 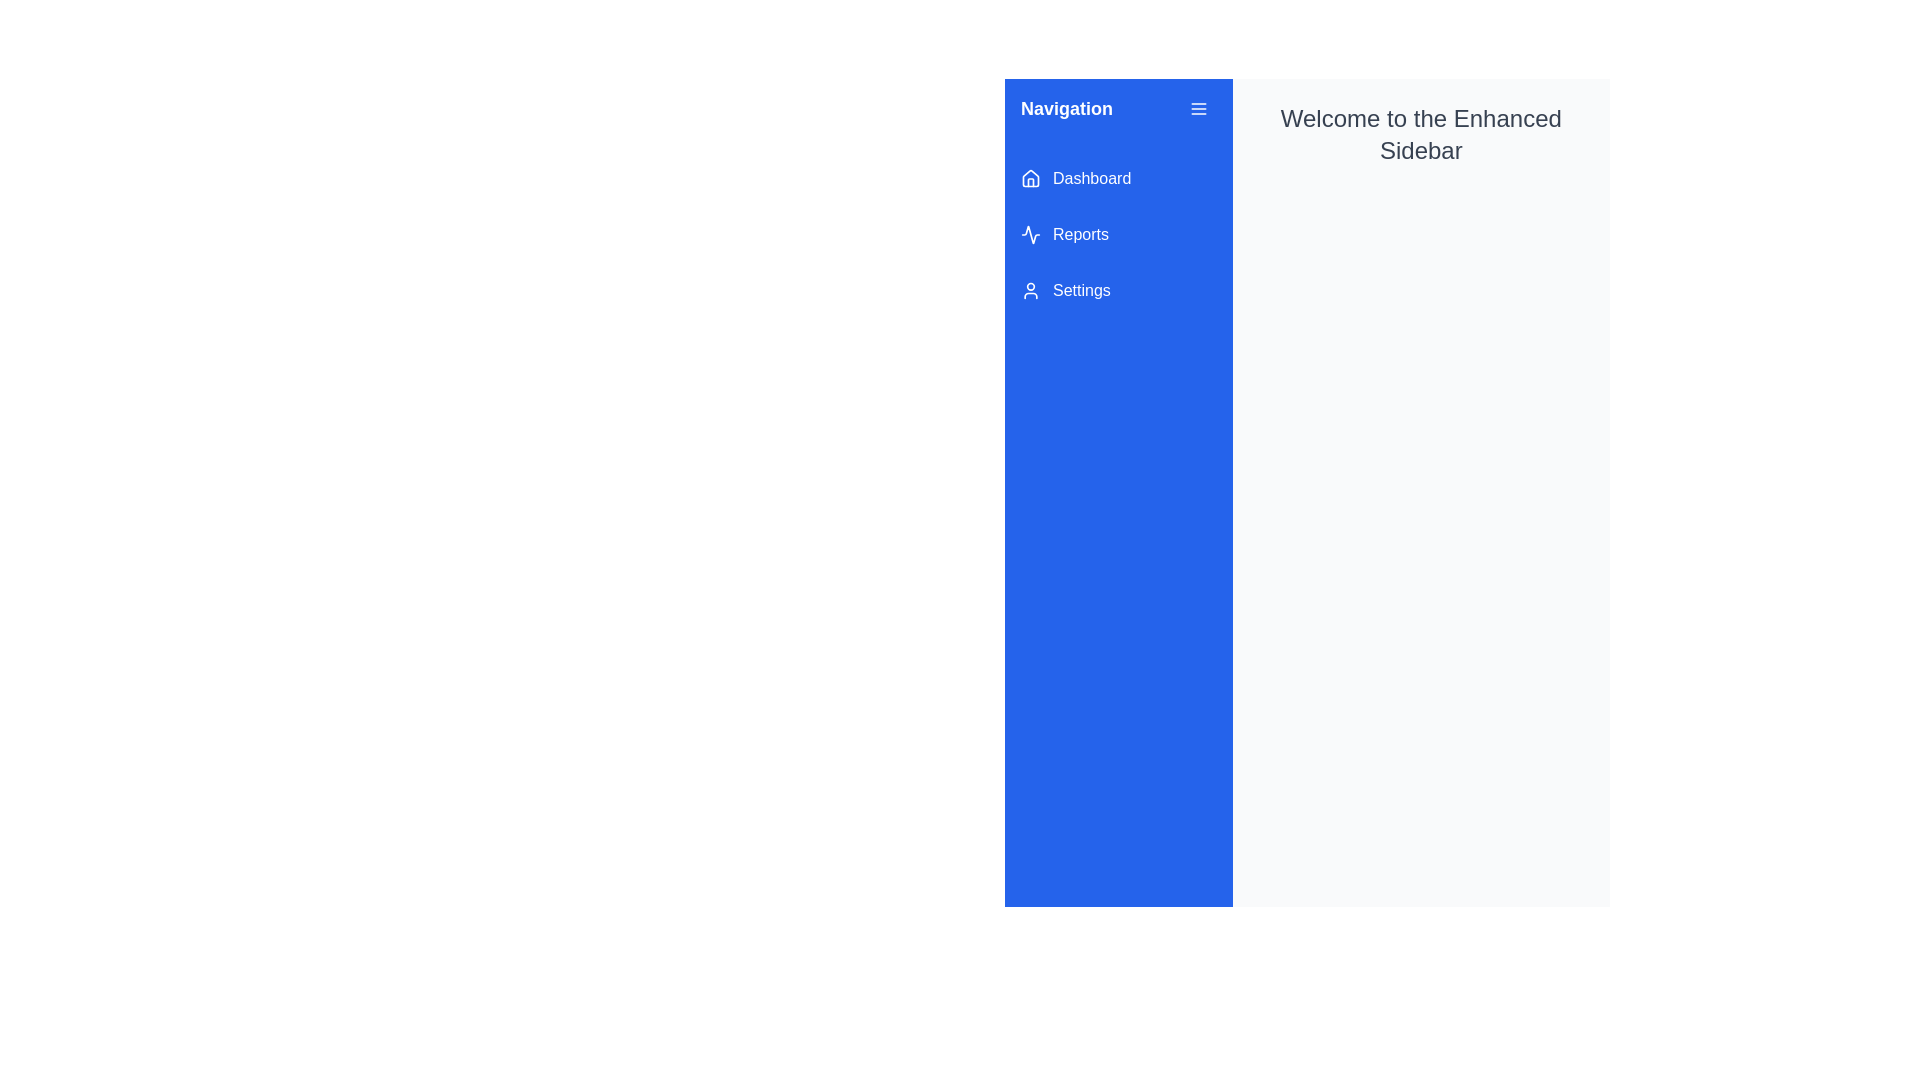 What do you see at coordinates (1117, 290) in the screenshot?
I see `the third button in the vertical navigation menu labeled 'Navigation'` at bounding box center [1117, 290].